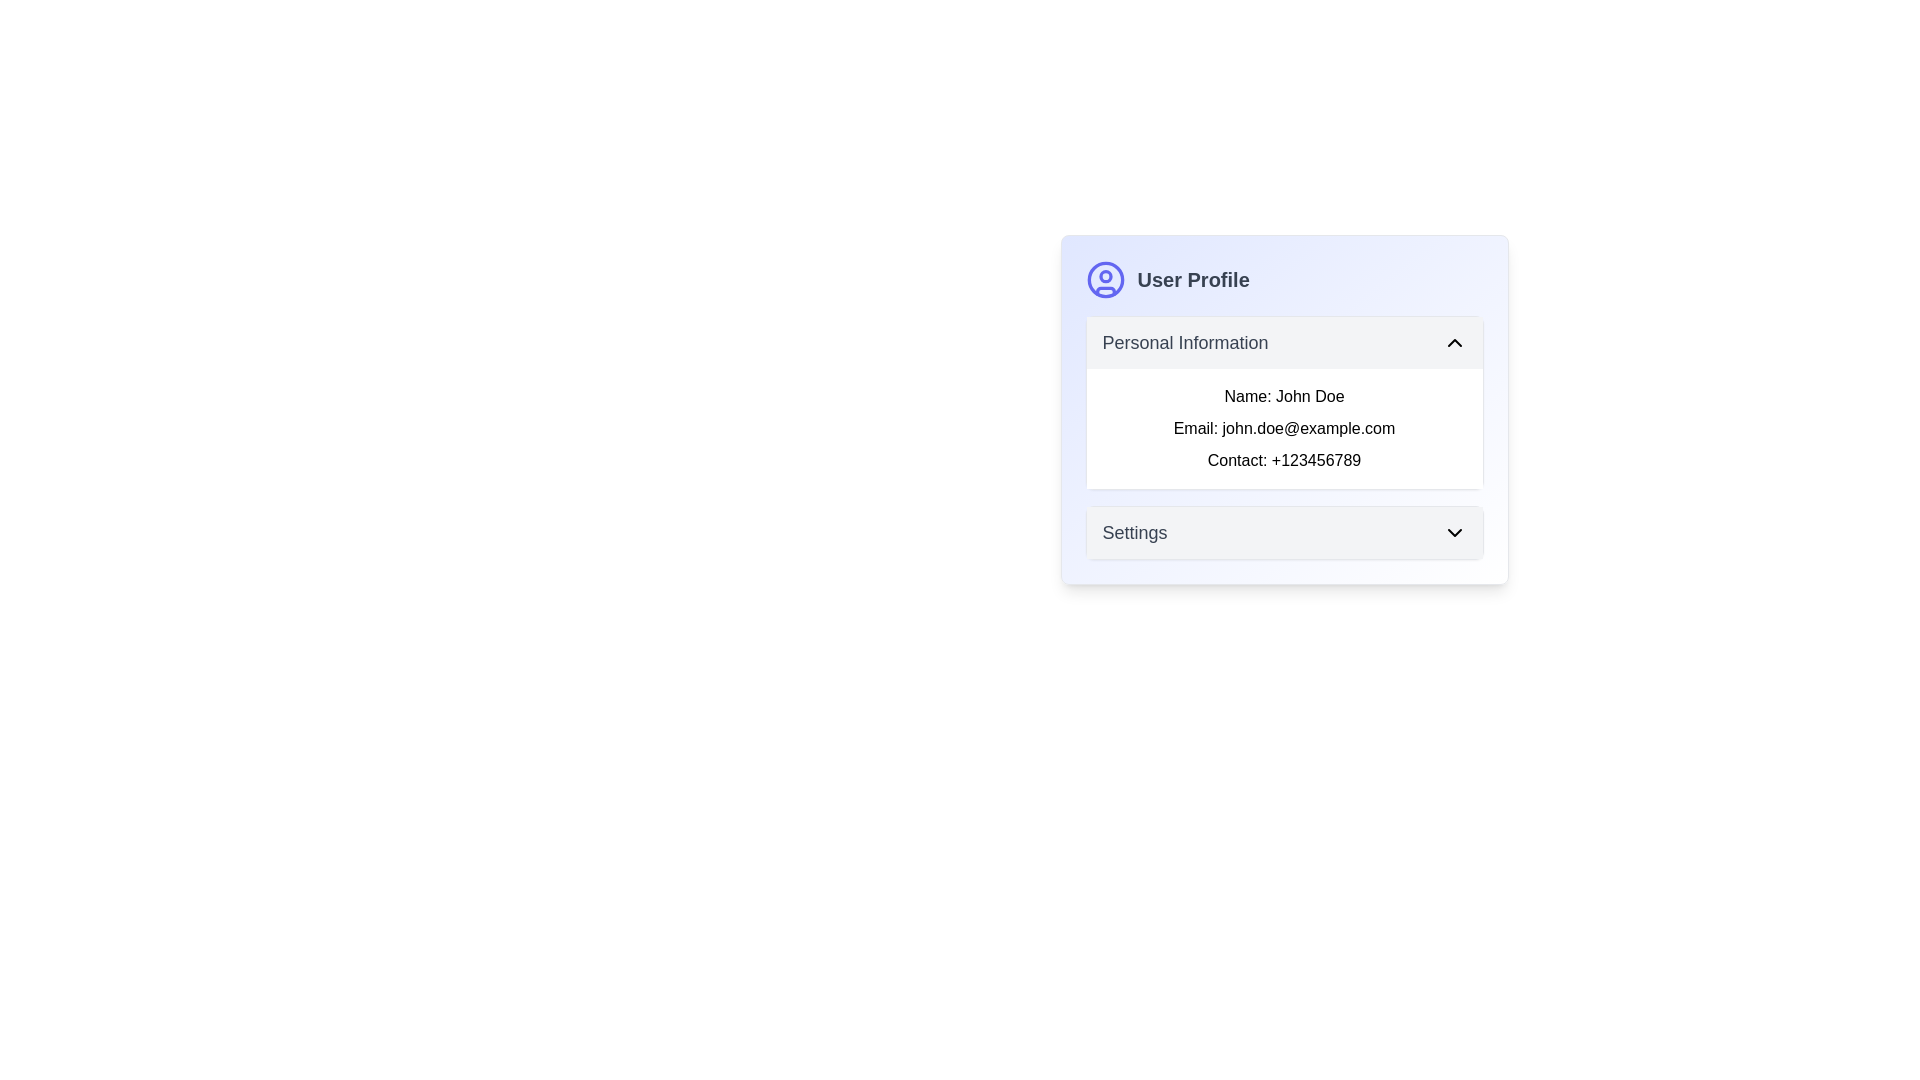 This screenshot has height=1080, width=1920. Describe the element at coordinates (1104, 291) in the screenshot. I see `the small vector shape located in the lower section of the circular user profile icon within the 'User Profile' card` at that location.